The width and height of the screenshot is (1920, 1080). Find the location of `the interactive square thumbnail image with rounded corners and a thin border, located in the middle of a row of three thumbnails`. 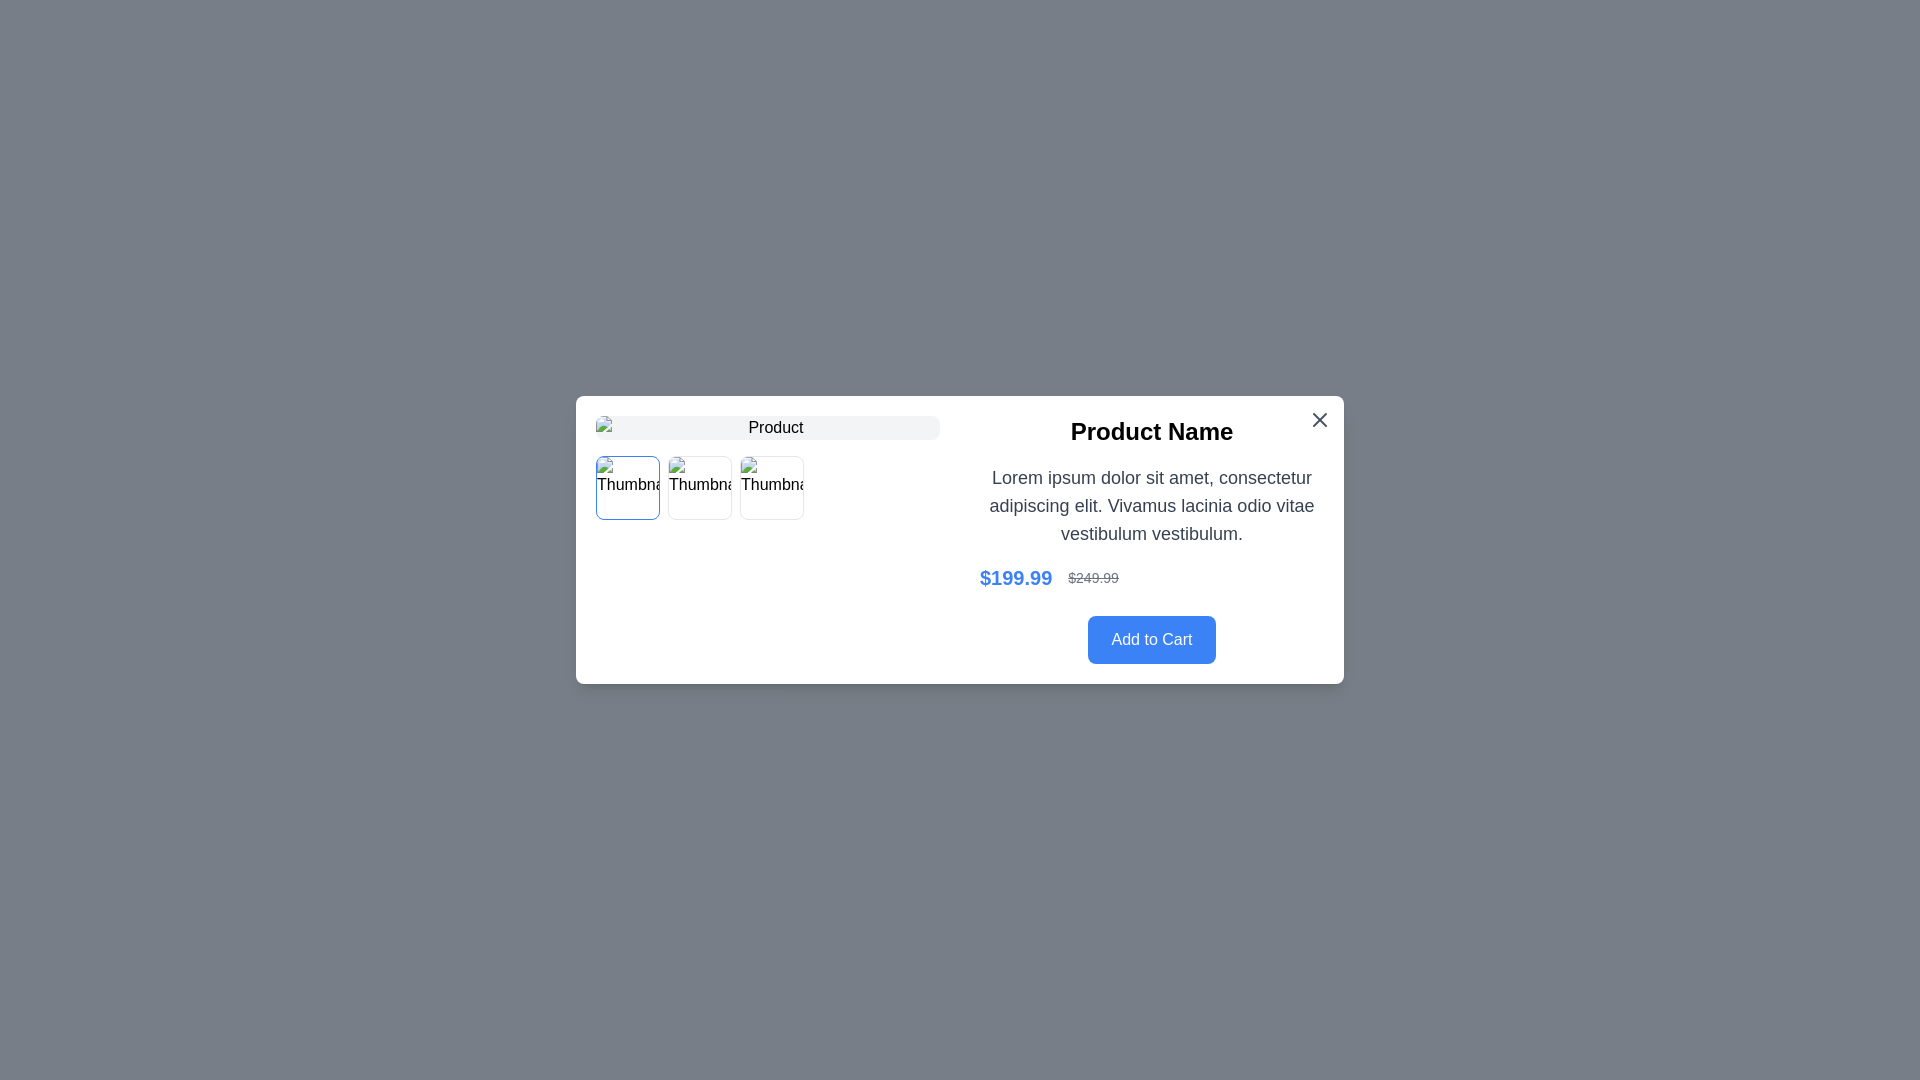

the interactive square thumbnail image with rounded corners and a thin border, located in the middle of a row of three thumbnails is located at coordinates (700, 488).